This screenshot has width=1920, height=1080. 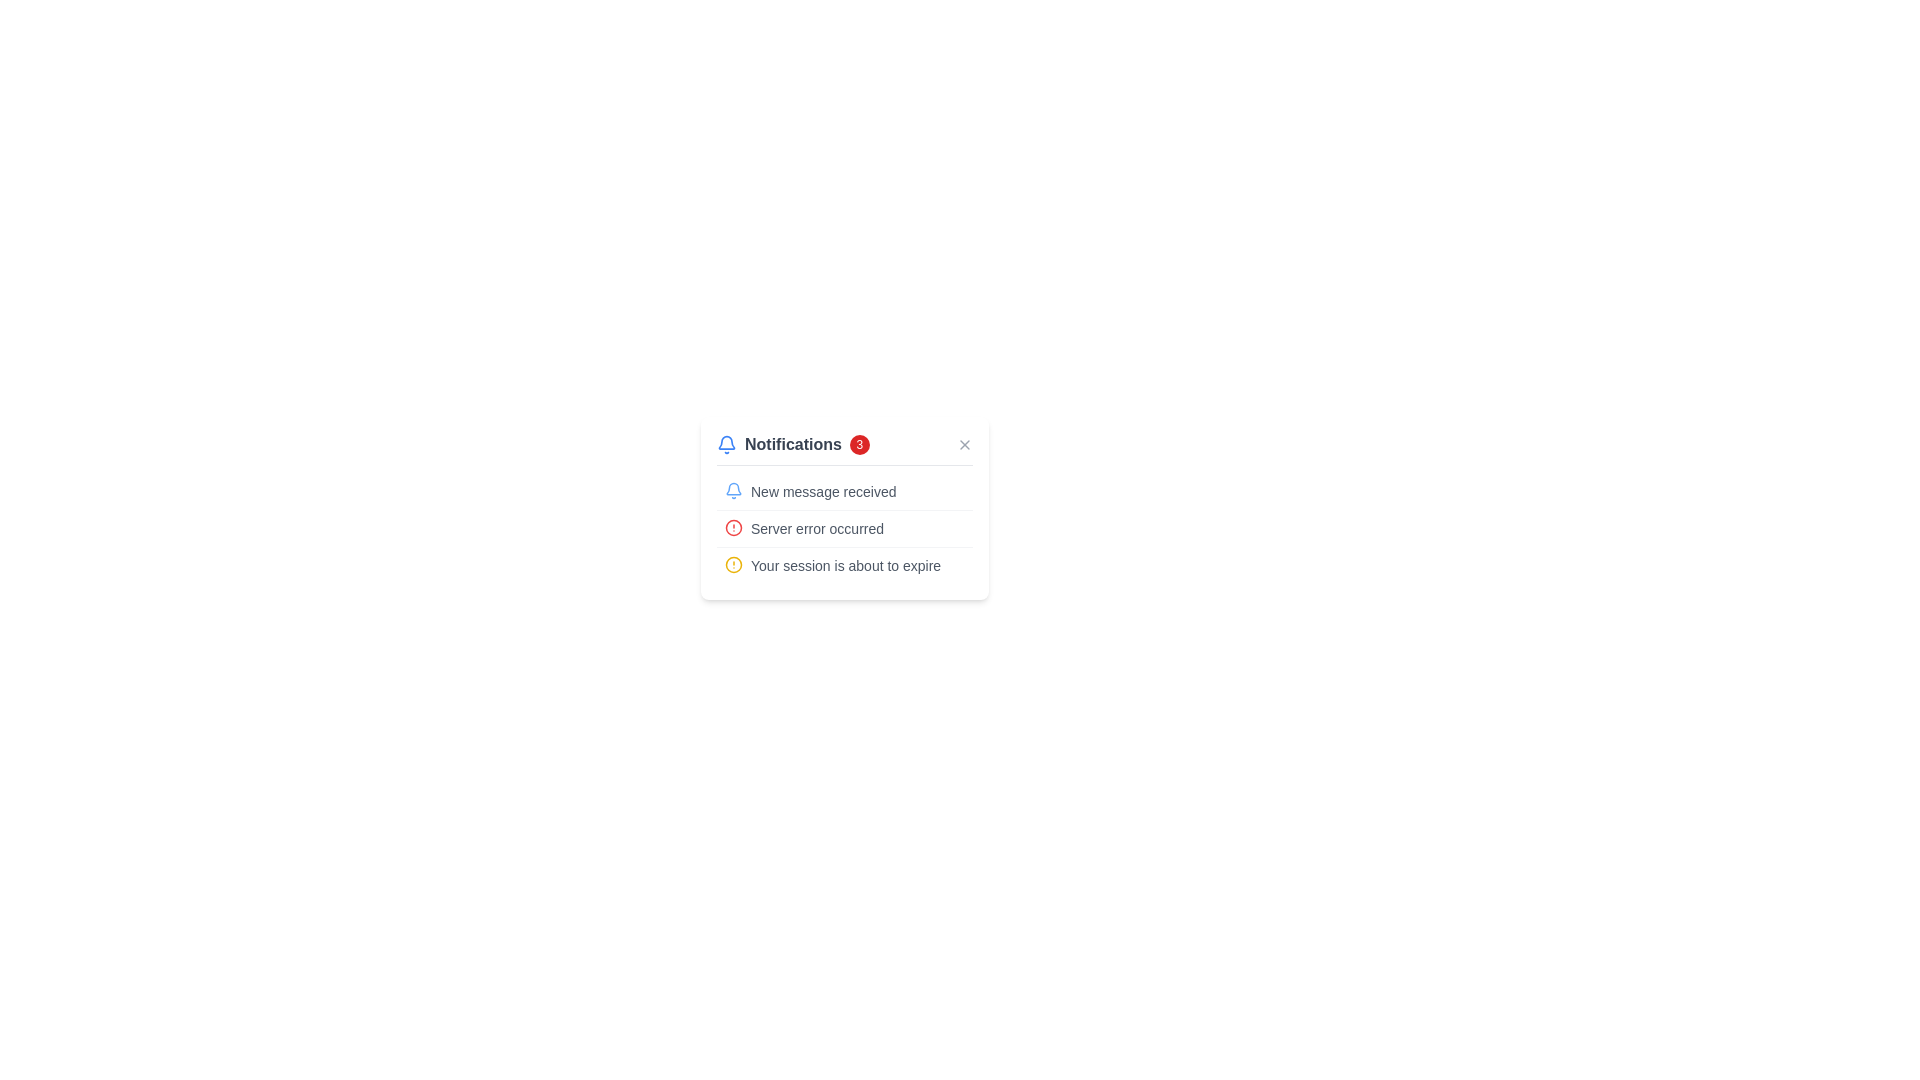 What do you see at coordinates (844, 527) in the screenshot?
I see `the second notification item in the dropdown list, which indicates a server error occurred` at bounding box center [844, 527].